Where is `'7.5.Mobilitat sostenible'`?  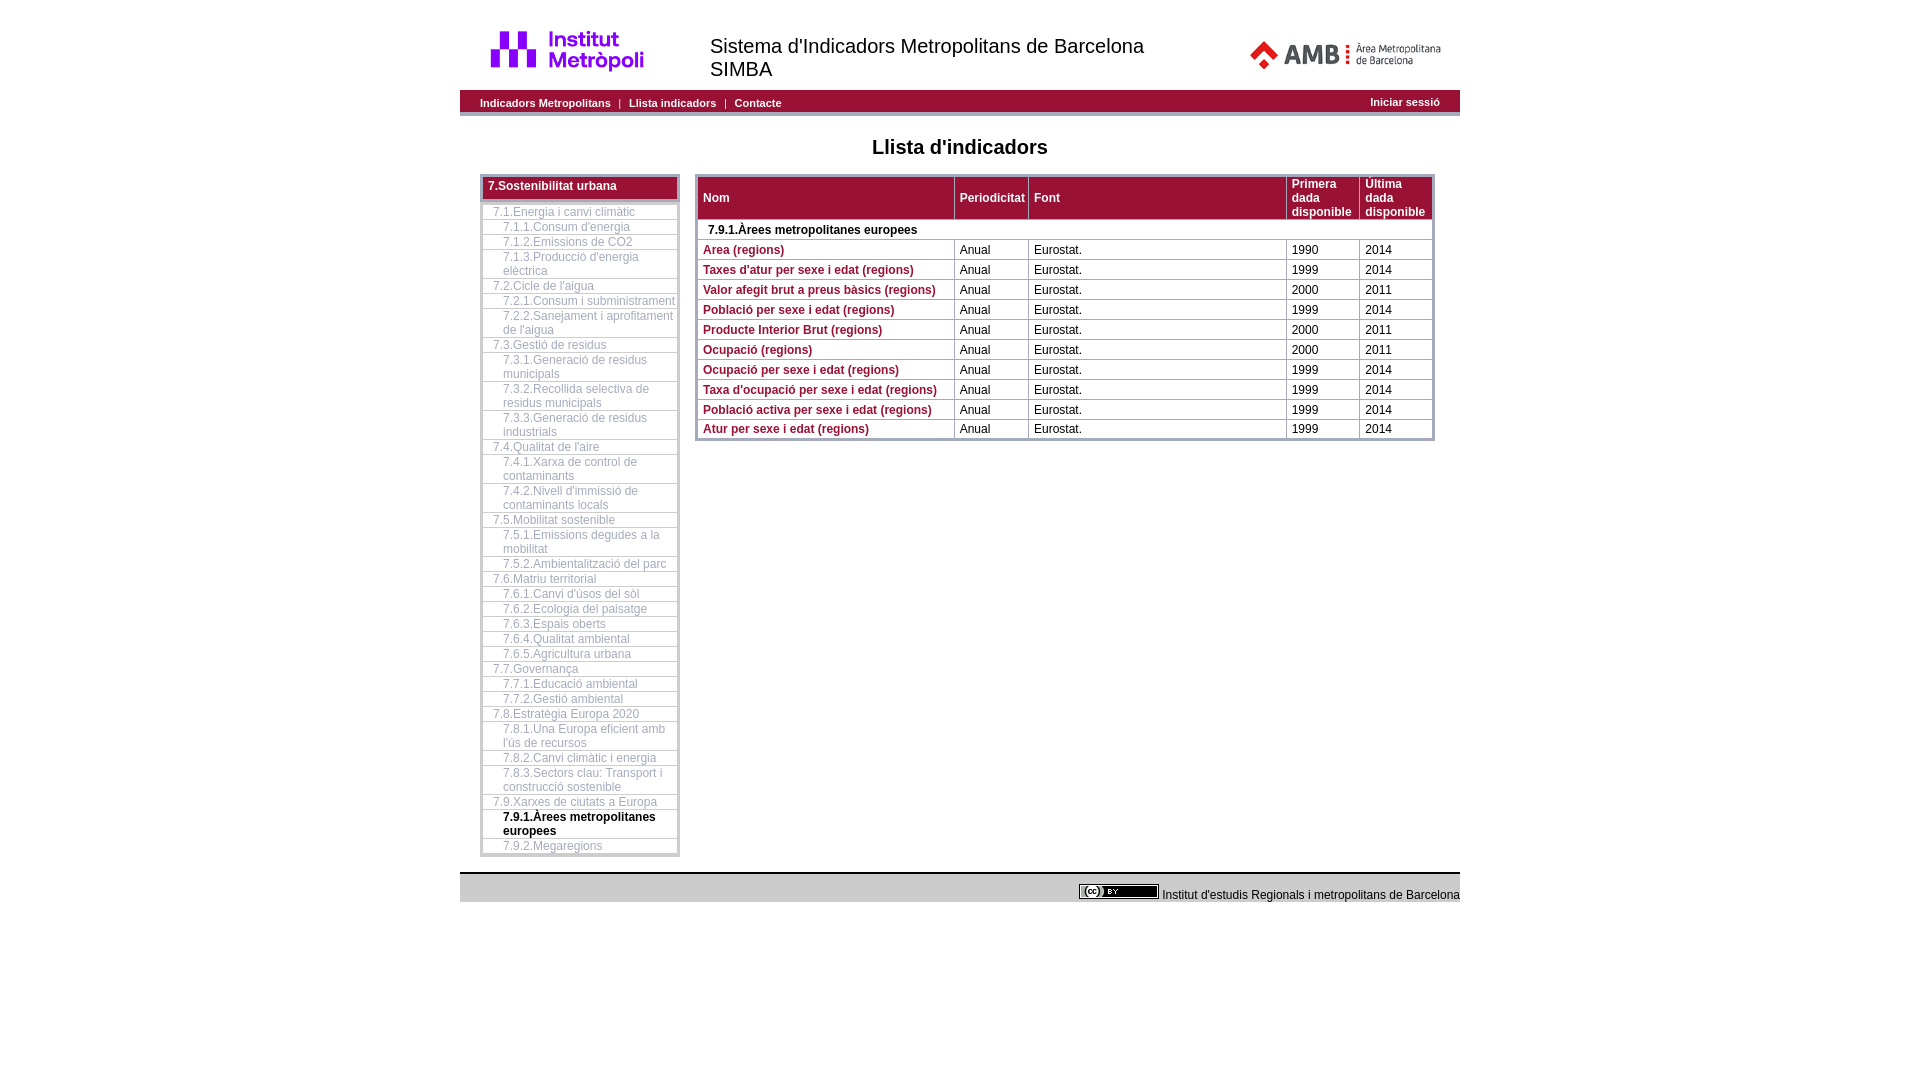
'7.5.Mobilitat sostenible' is located at coordinates (553, 519).